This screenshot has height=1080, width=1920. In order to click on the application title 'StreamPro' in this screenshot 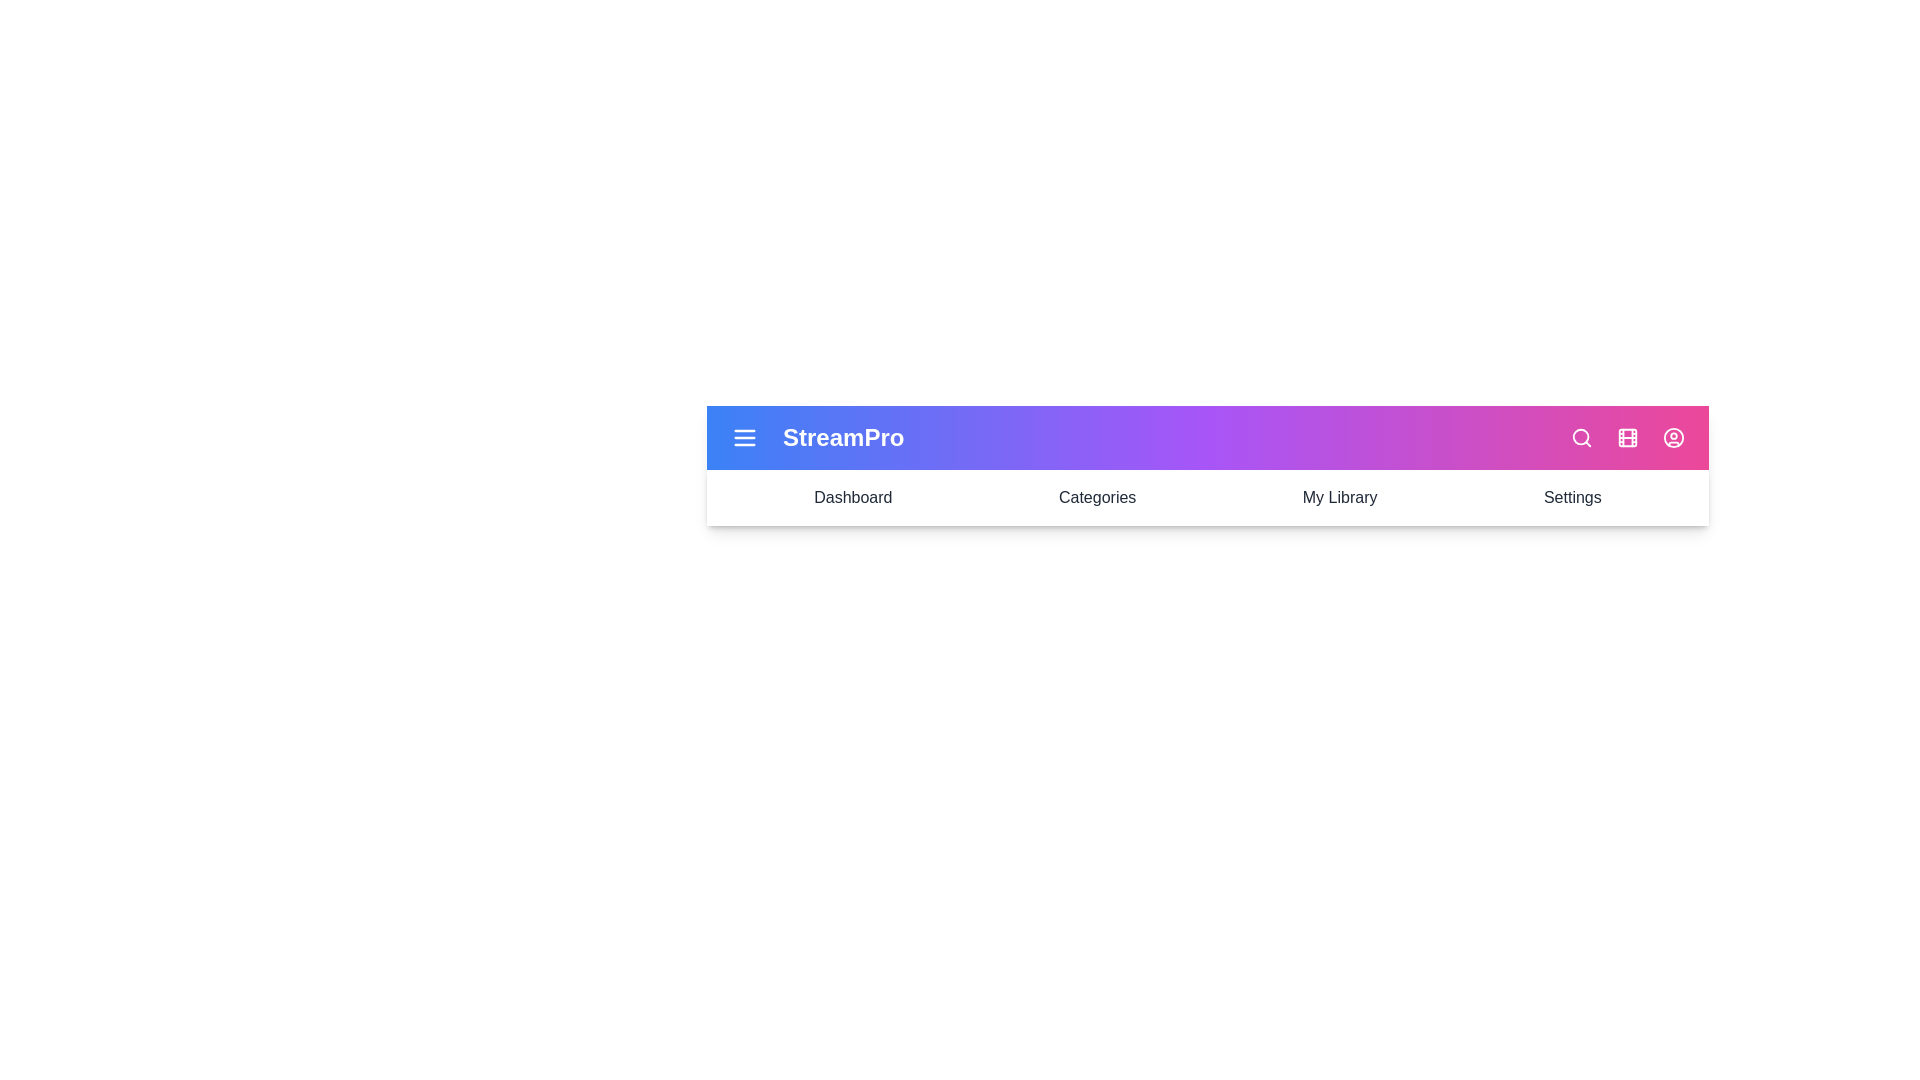, I will do `click(843, 437)`.